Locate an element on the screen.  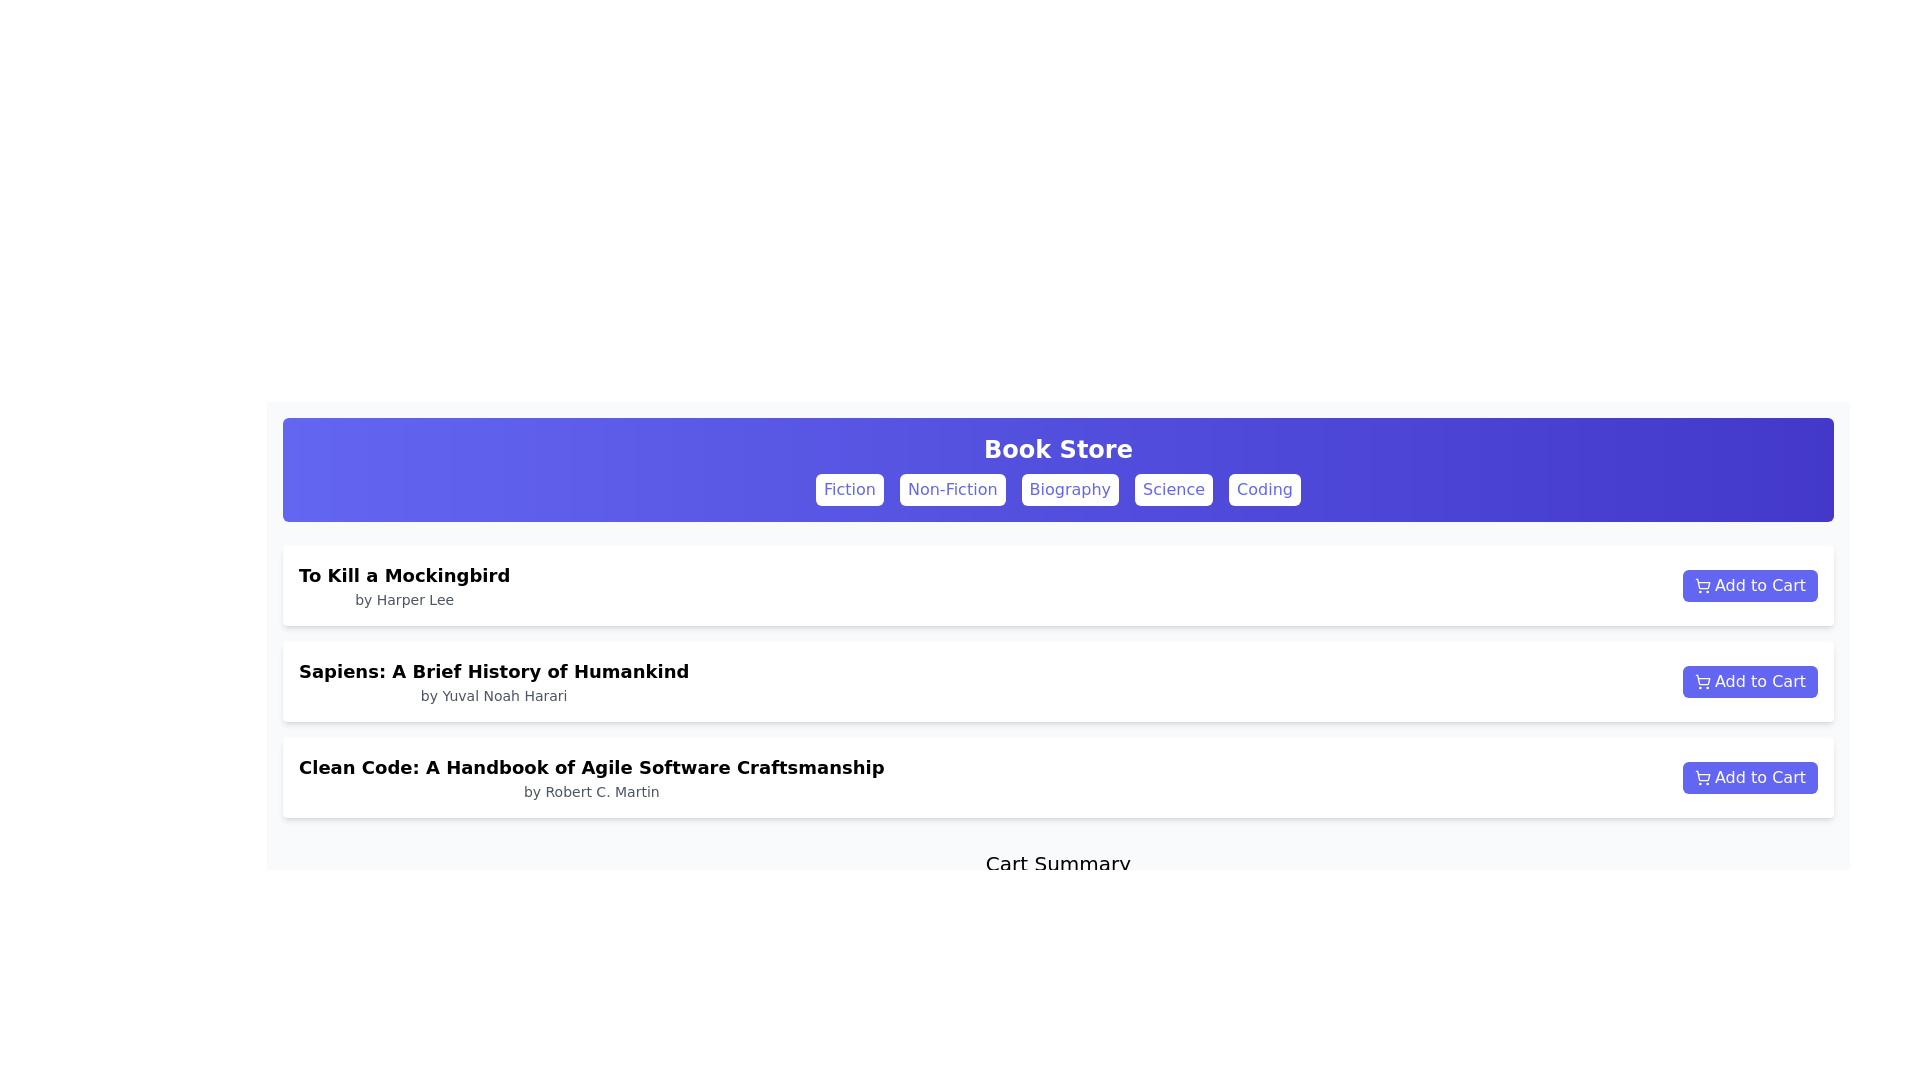
the 'Fiction' button, which is the first button in a sequence of genre buttons at the top of the interface is located at coordinates (849, 489).